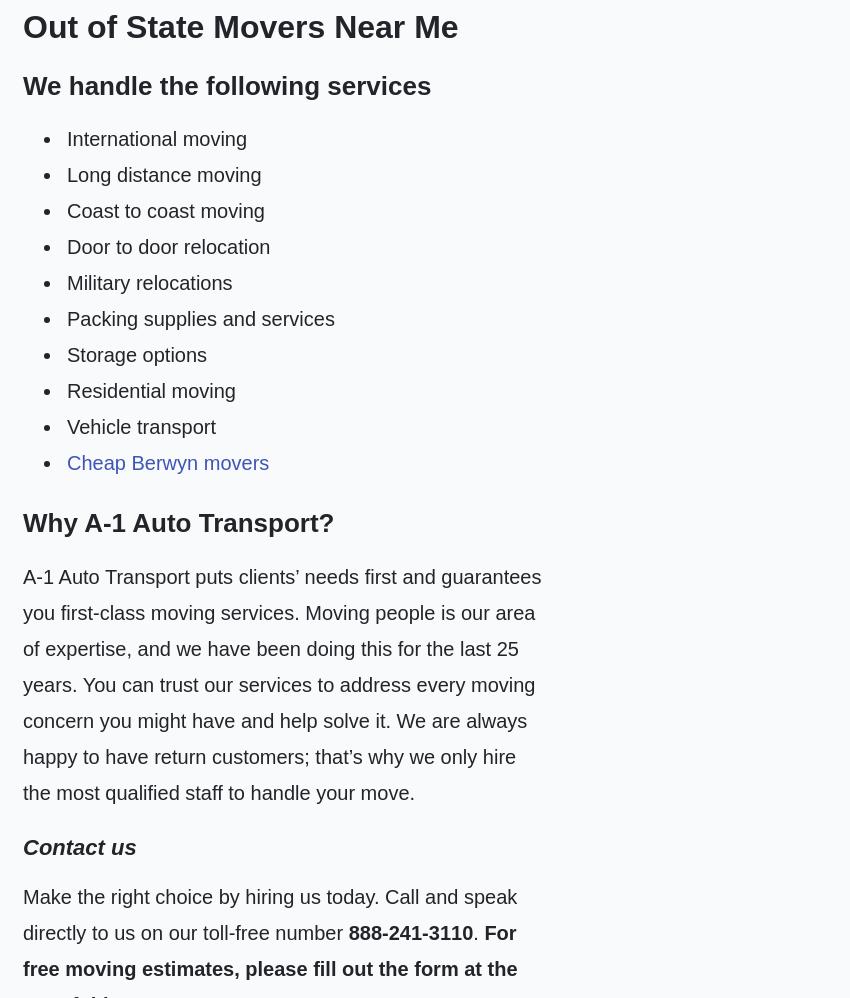 Image resolution: width=850 pixels, height=998 pixels. What do you see at coordinates (281, 683) in the screenshot?
I see `'A-1 Auto Transport puts clients’ needs first and guarantees you first-class moving services. Moving people is our area of expertise, and we have been doing this for the last 25 years. You can trust our services to address every moving concern you might have and help solve it. We are always happy to have return customers; that’s why we only hire the most qualified staff to handle your move.'` at bounding box center [281, 683].